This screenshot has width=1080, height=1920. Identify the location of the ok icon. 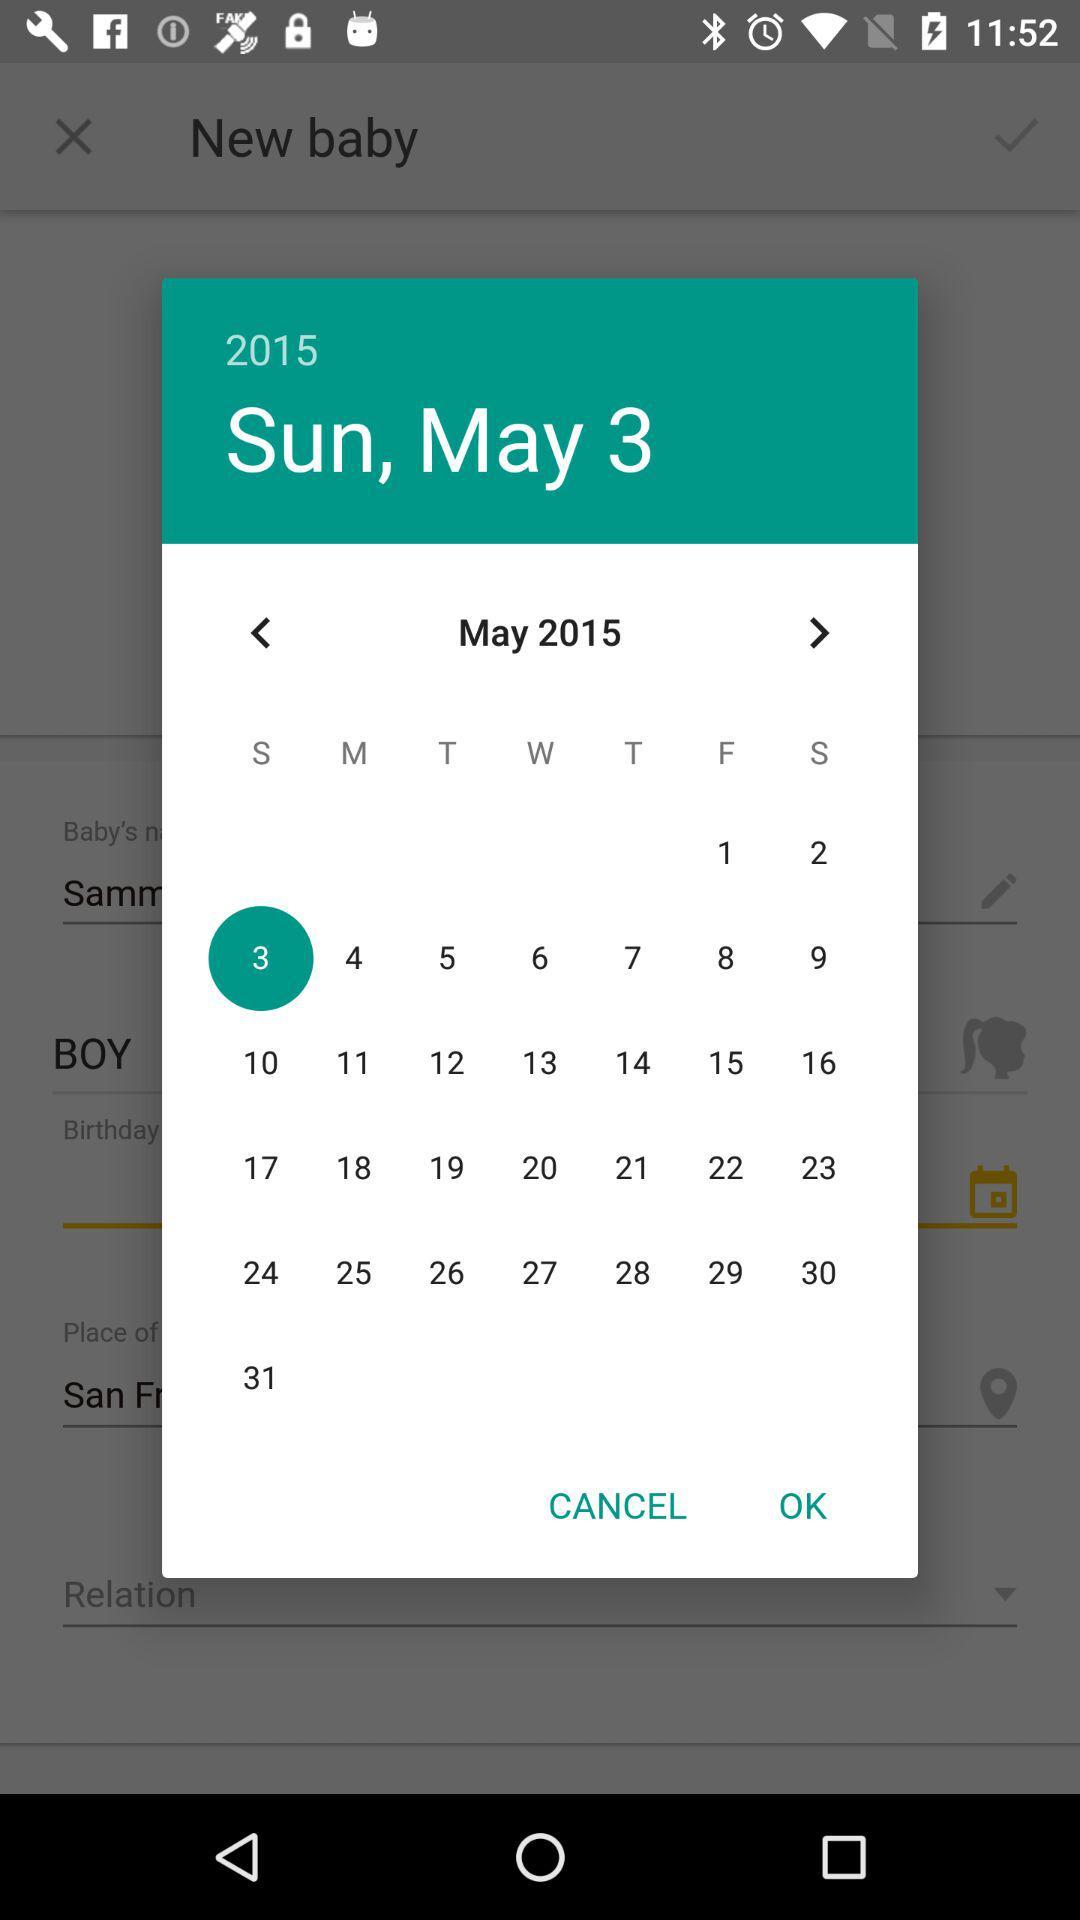
(801, 1504).